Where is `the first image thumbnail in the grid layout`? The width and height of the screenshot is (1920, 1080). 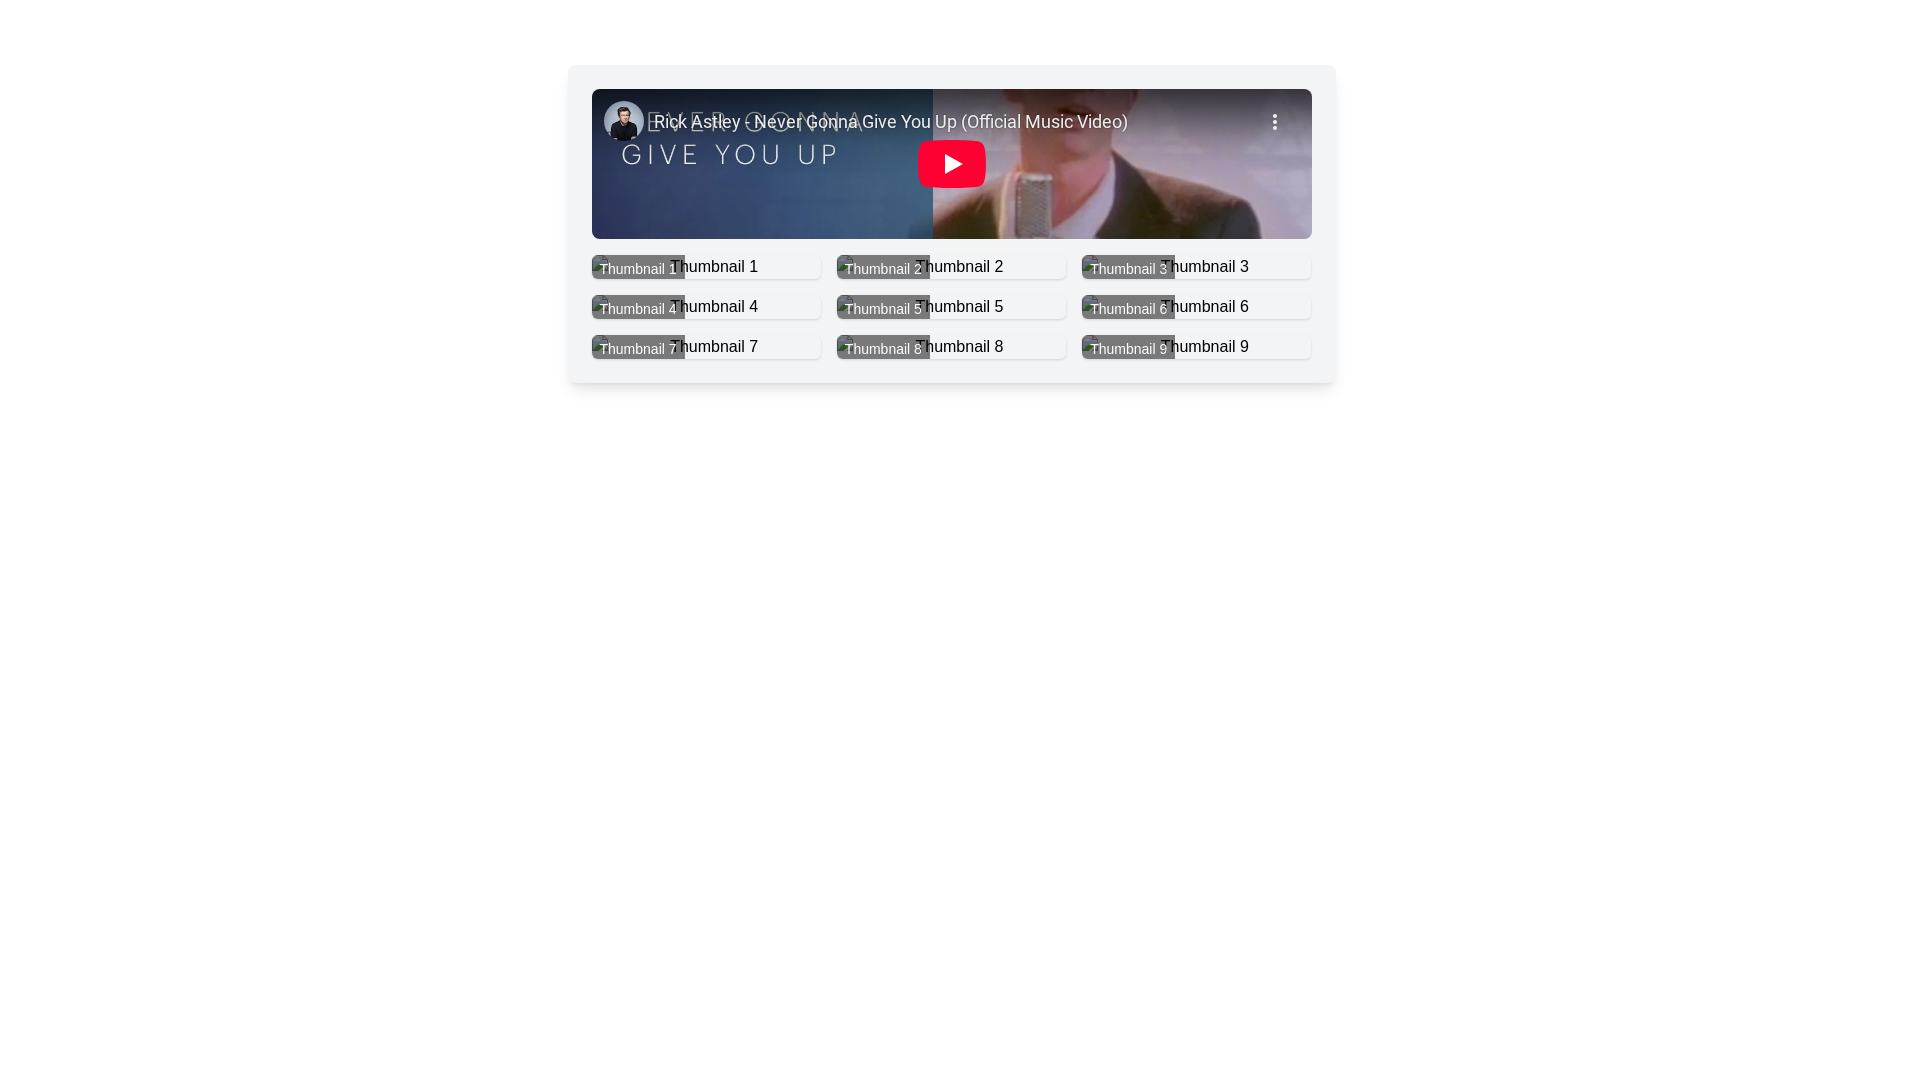 the first image thumbnail in the grid layout is located at coordinates (706, 265).